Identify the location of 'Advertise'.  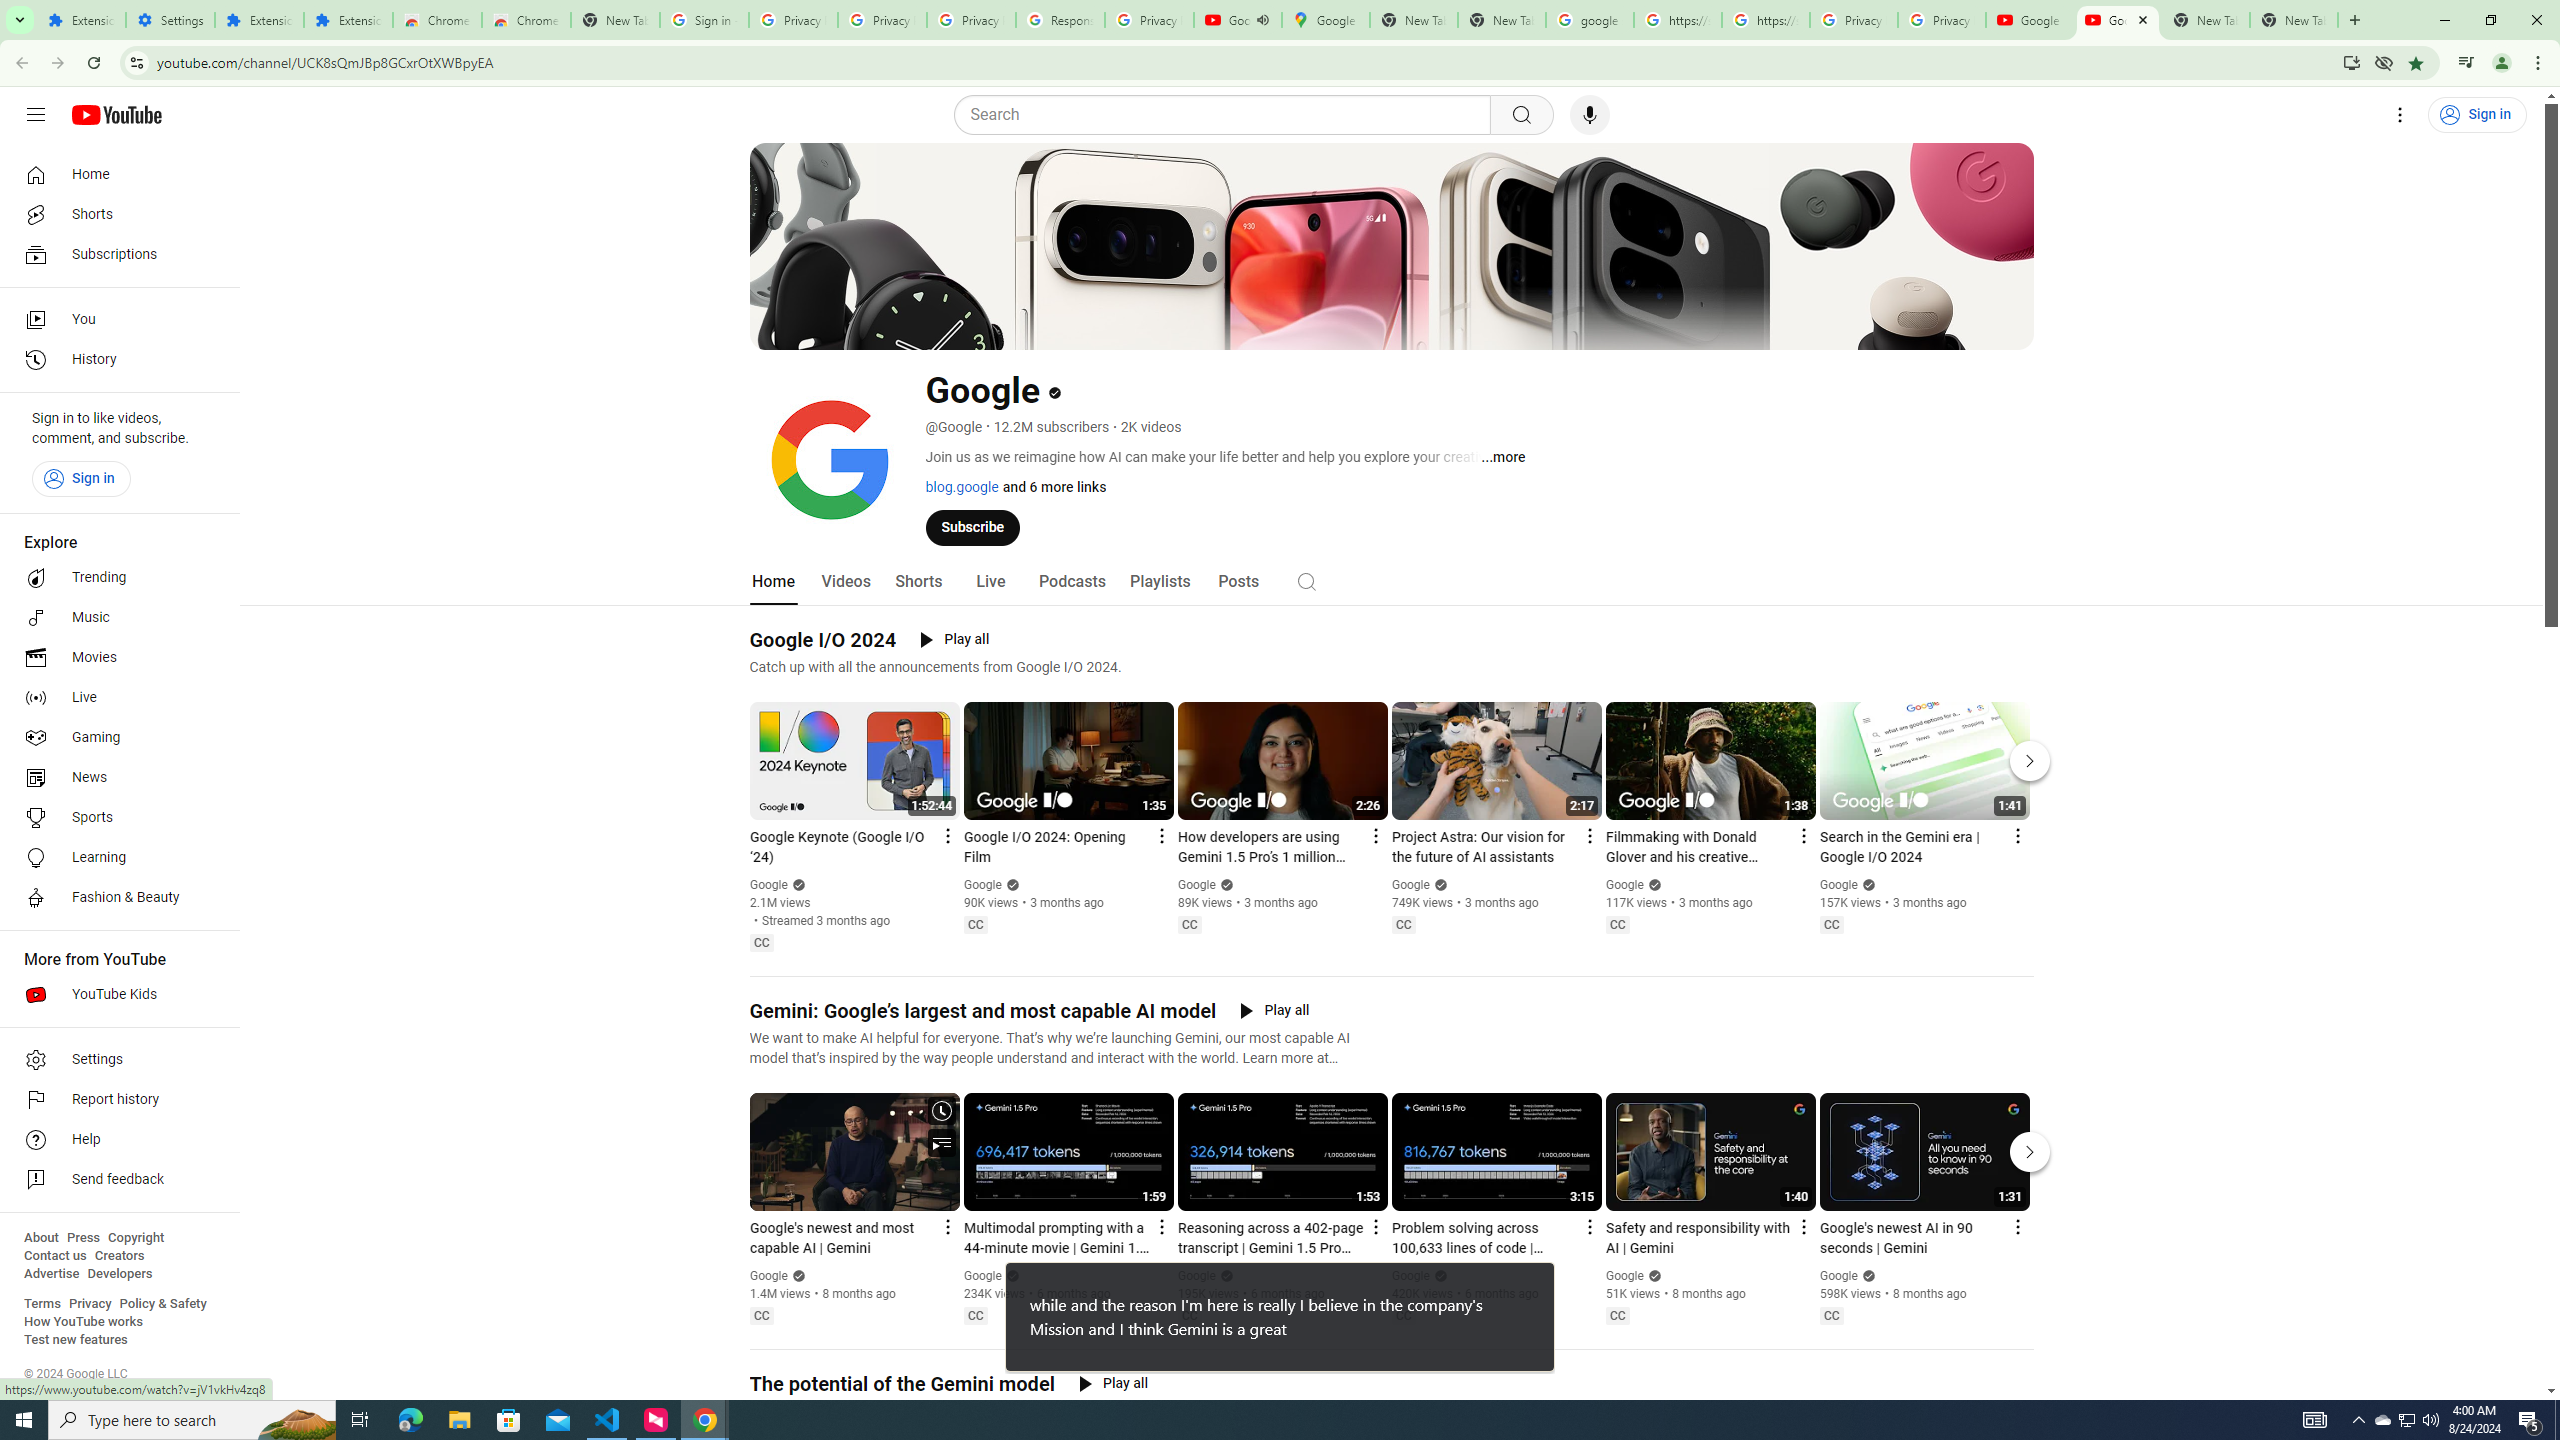
(50, 1272).